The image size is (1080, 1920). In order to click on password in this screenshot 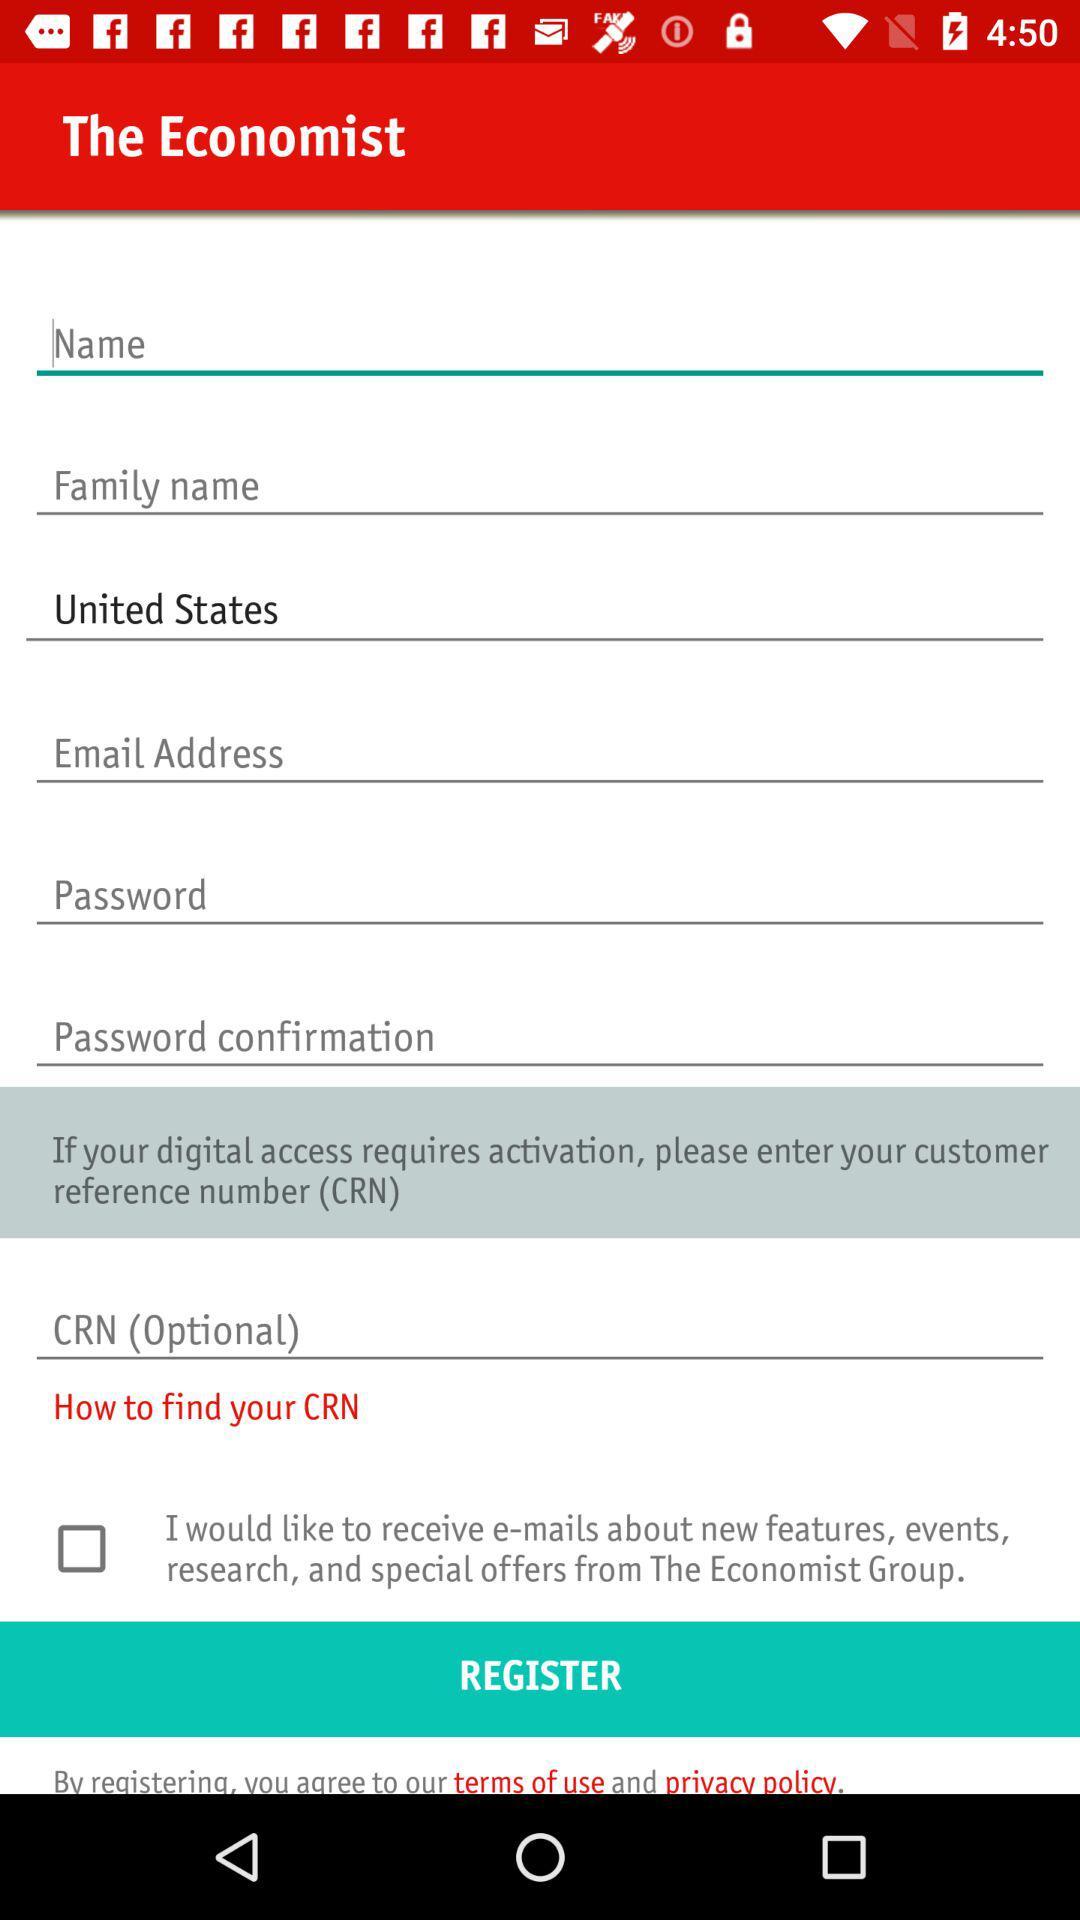, I will do `click(540, 874)`.